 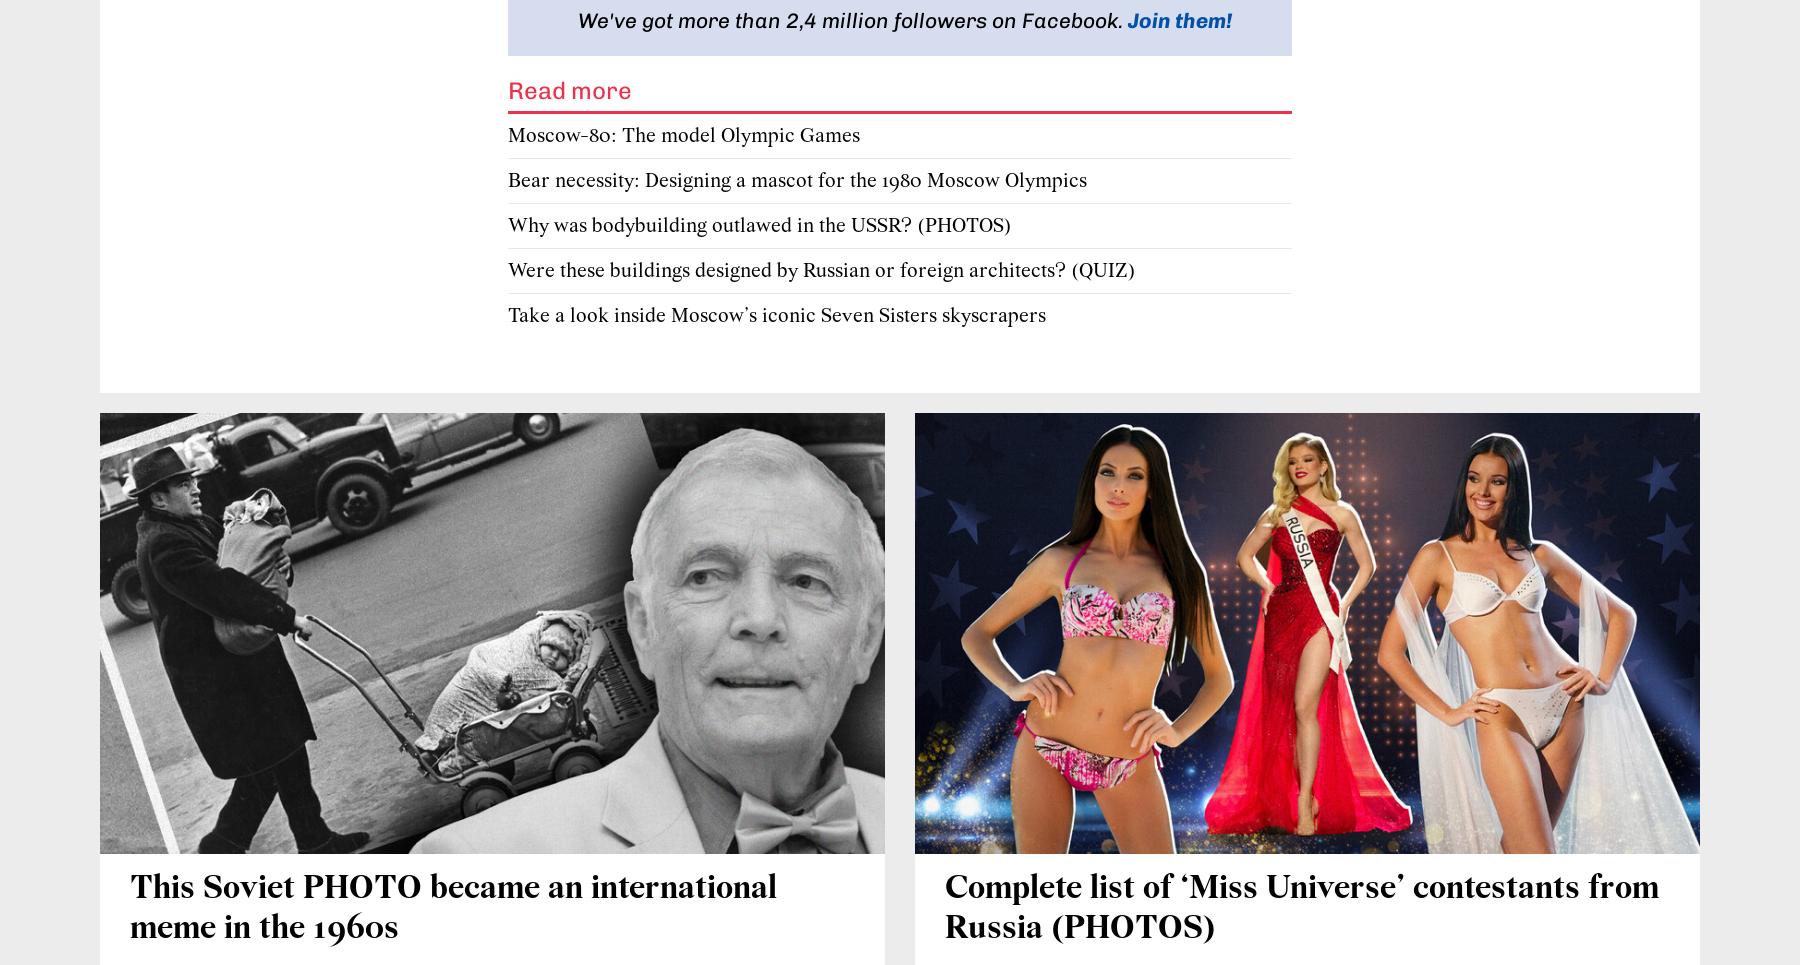 I want to click on 'This Soviet PHOTO became an international meme in the 1960s', so click(x=452, y=907).